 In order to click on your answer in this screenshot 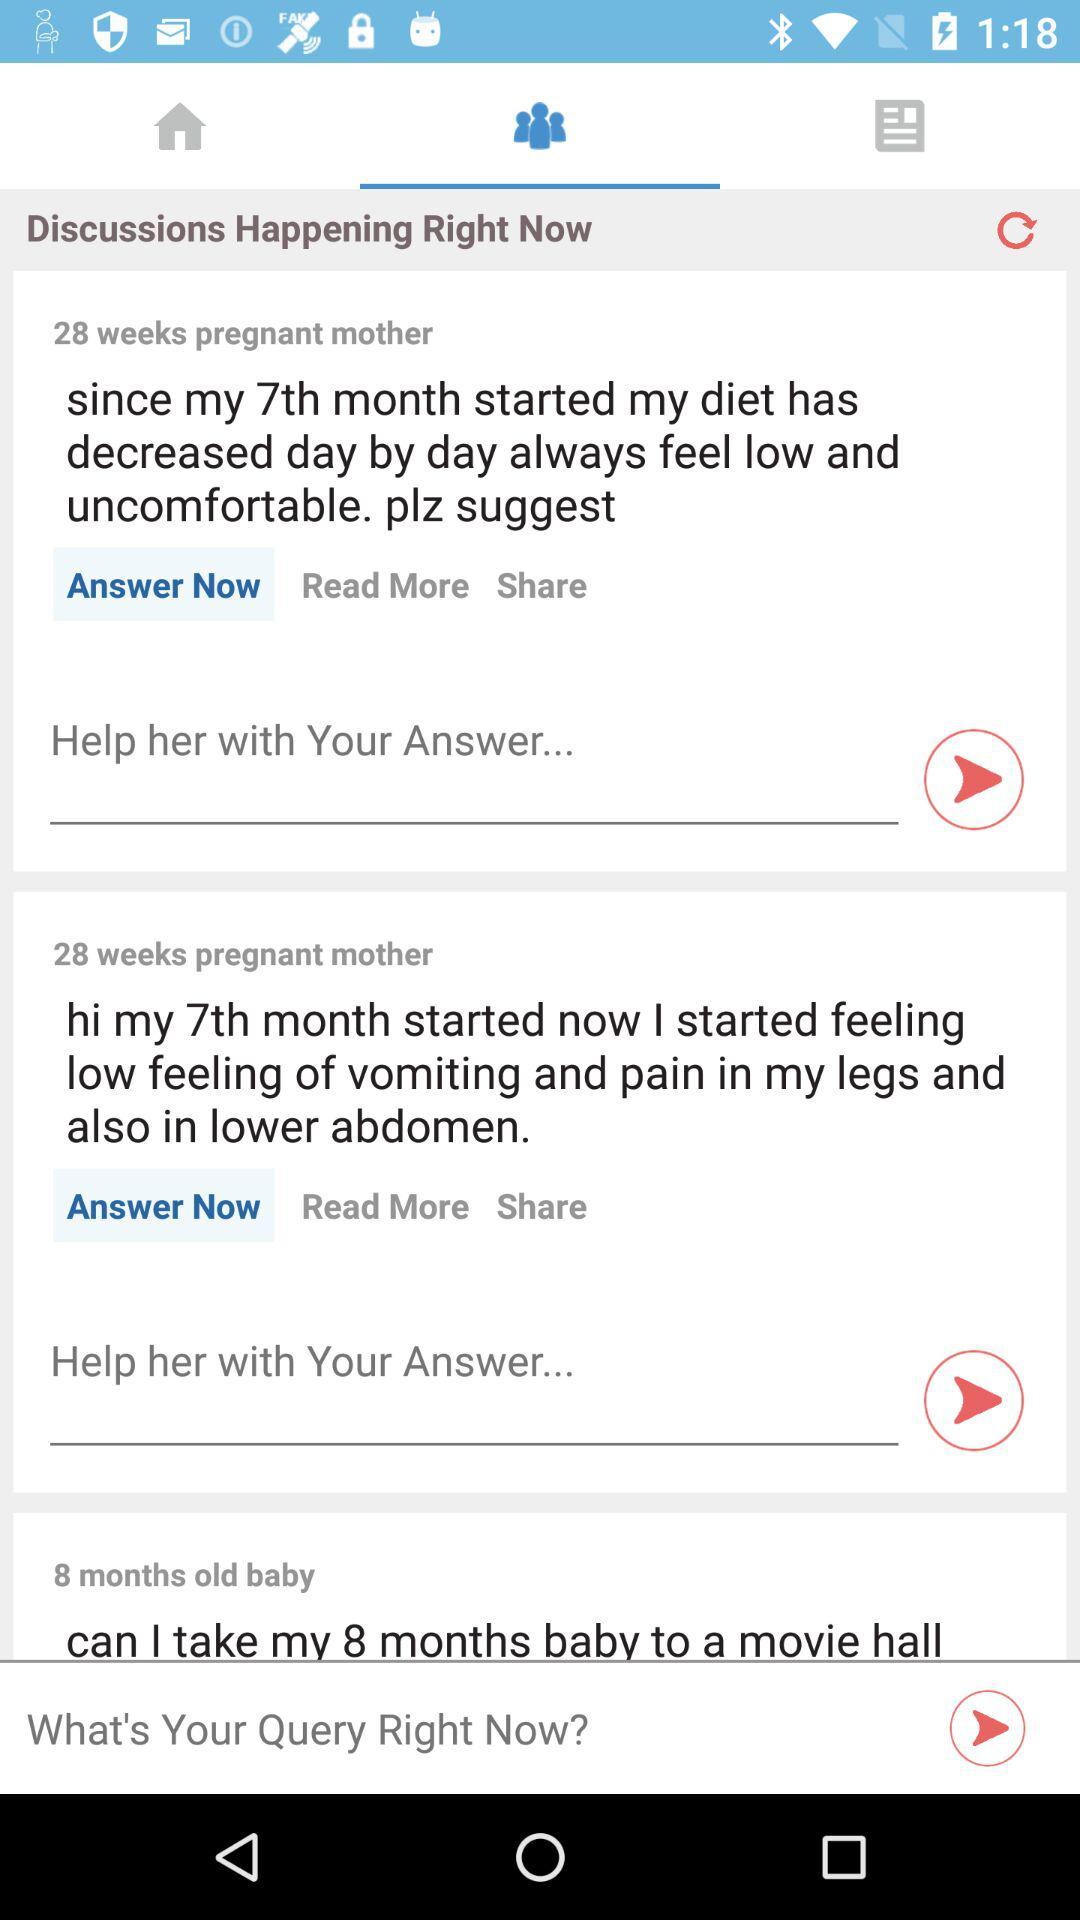, I will do `click(474, 738)`.